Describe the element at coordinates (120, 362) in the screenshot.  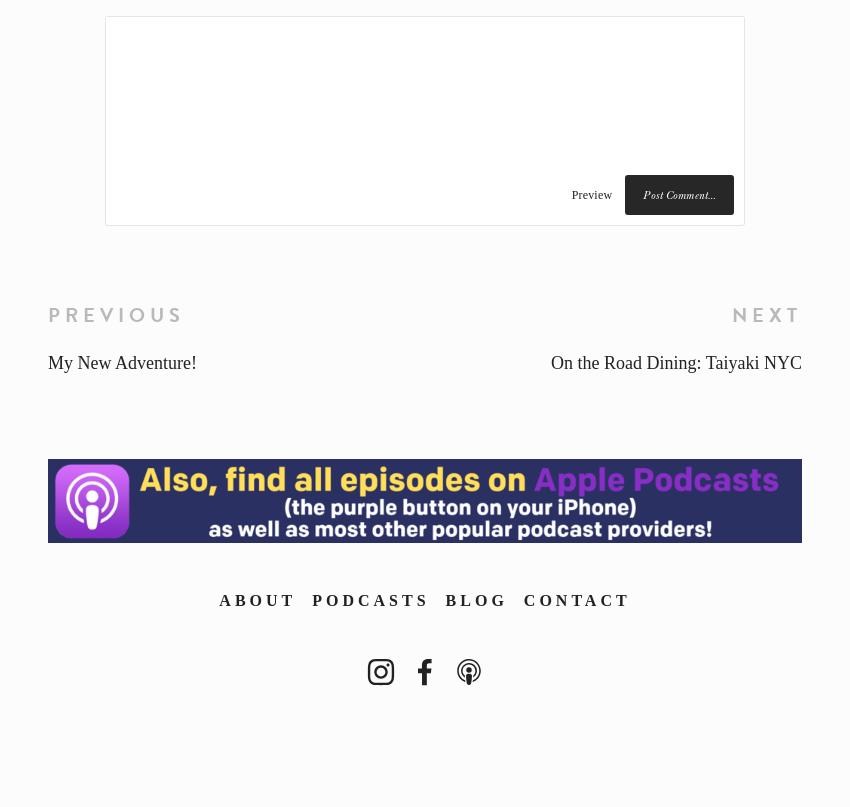
I see `'My New Adventure!'` at that location.